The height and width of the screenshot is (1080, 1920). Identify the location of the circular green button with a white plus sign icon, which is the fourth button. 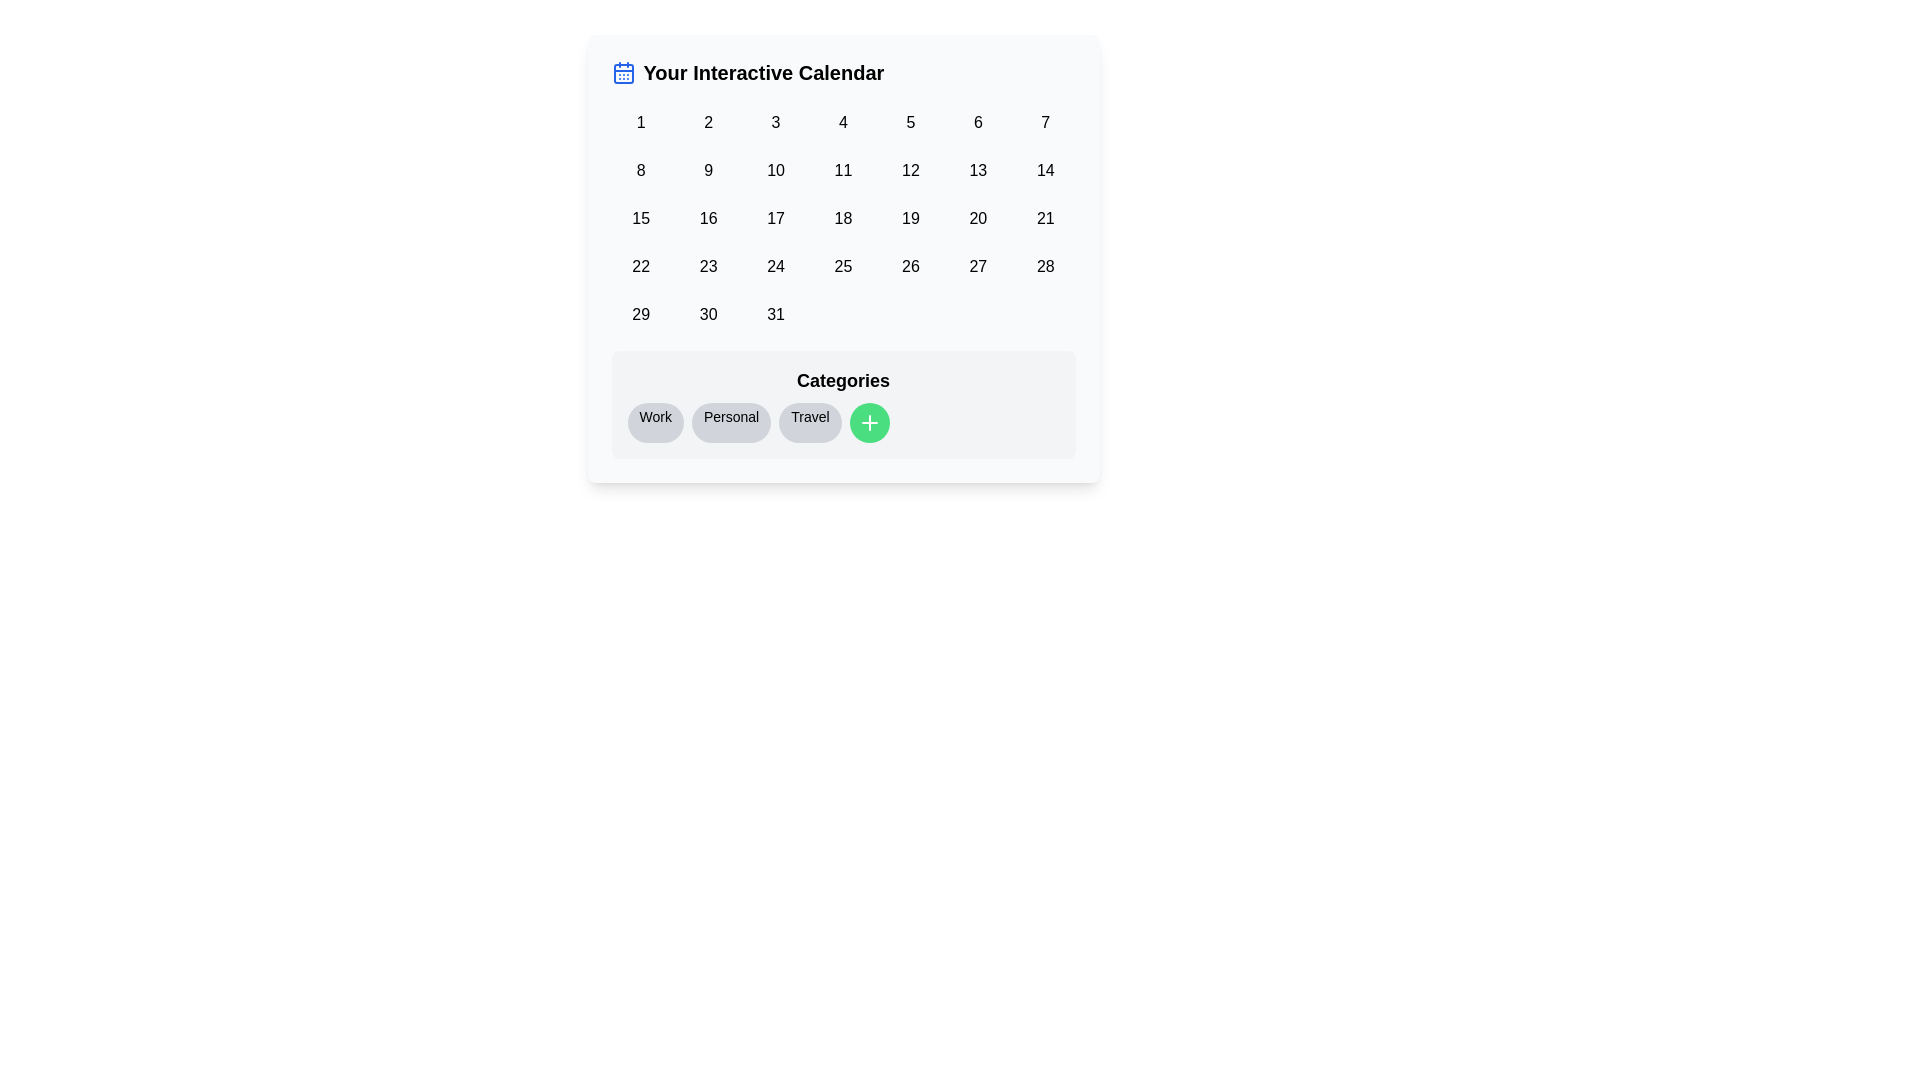
(869, 422).